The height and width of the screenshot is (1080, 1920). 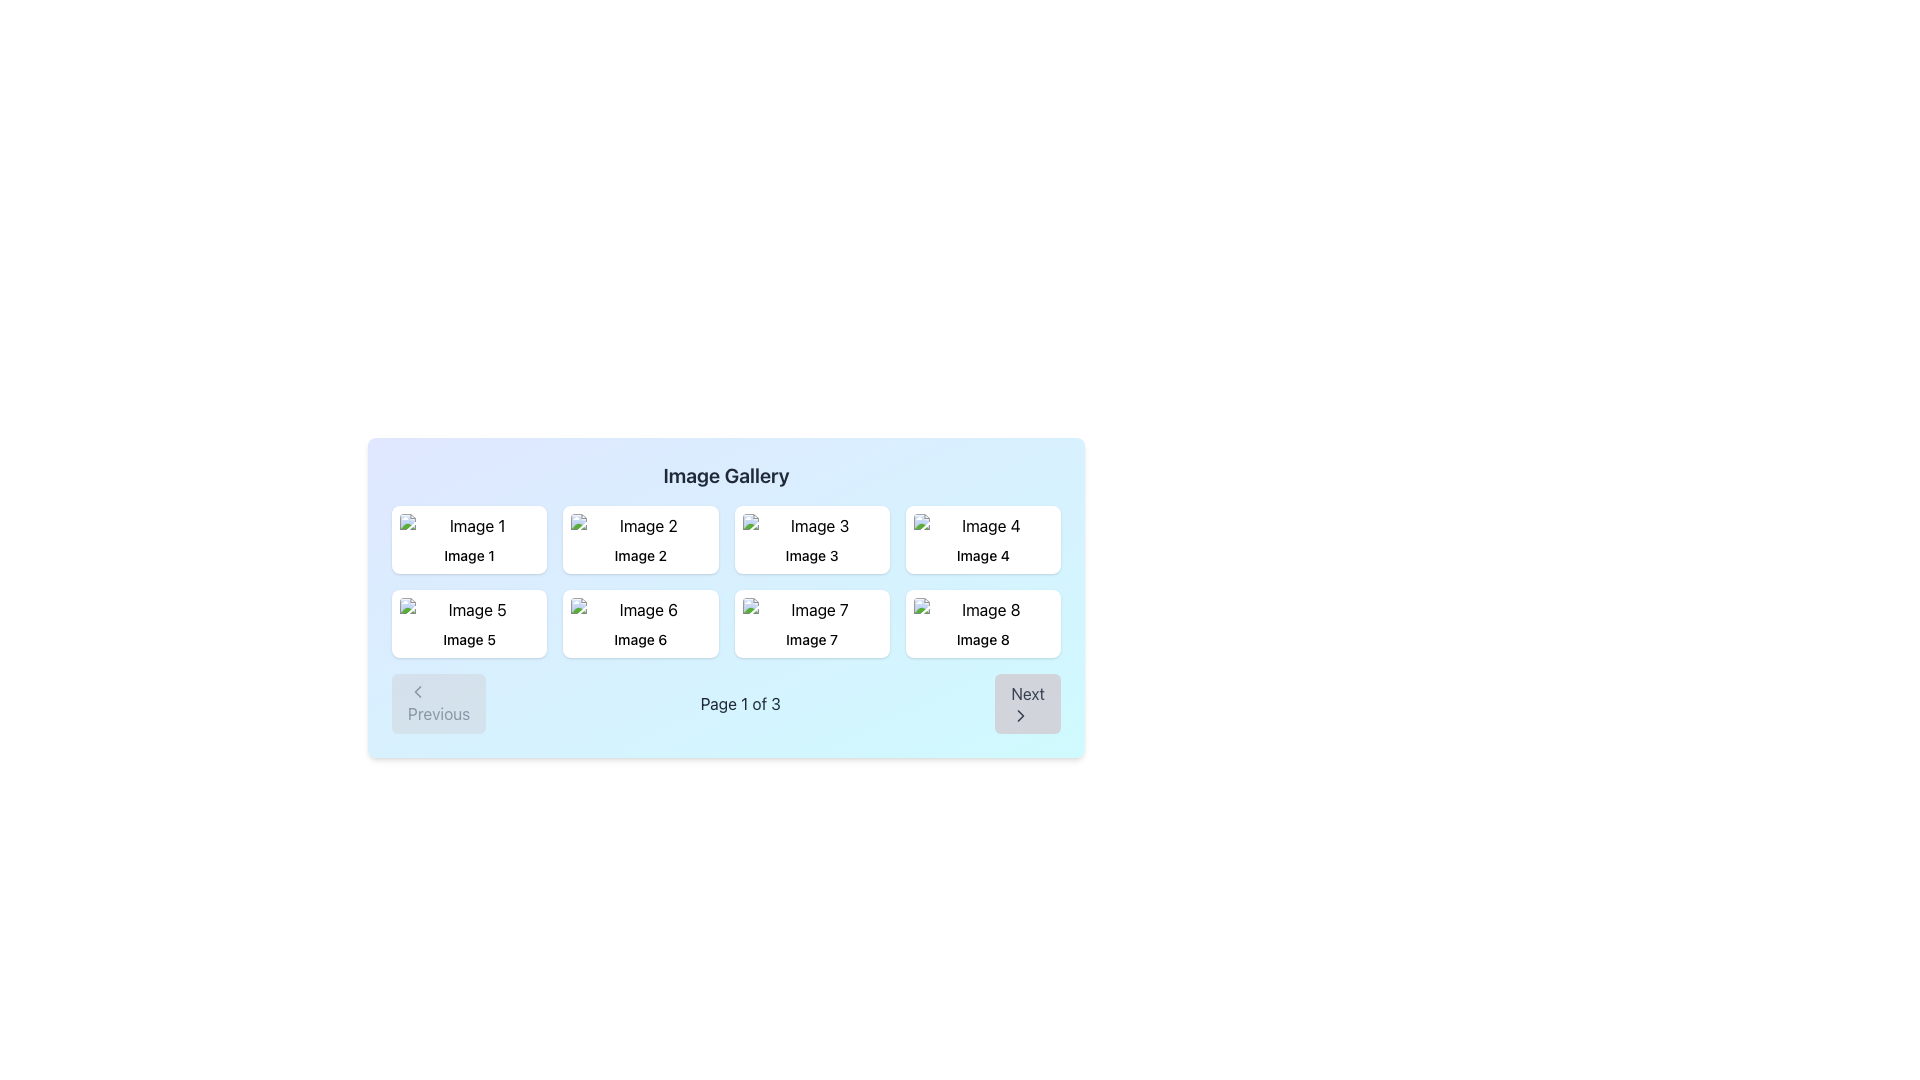 I want to click on the image placeholder with the alternative text 'Image 5' located, so click(x=468, y=608).